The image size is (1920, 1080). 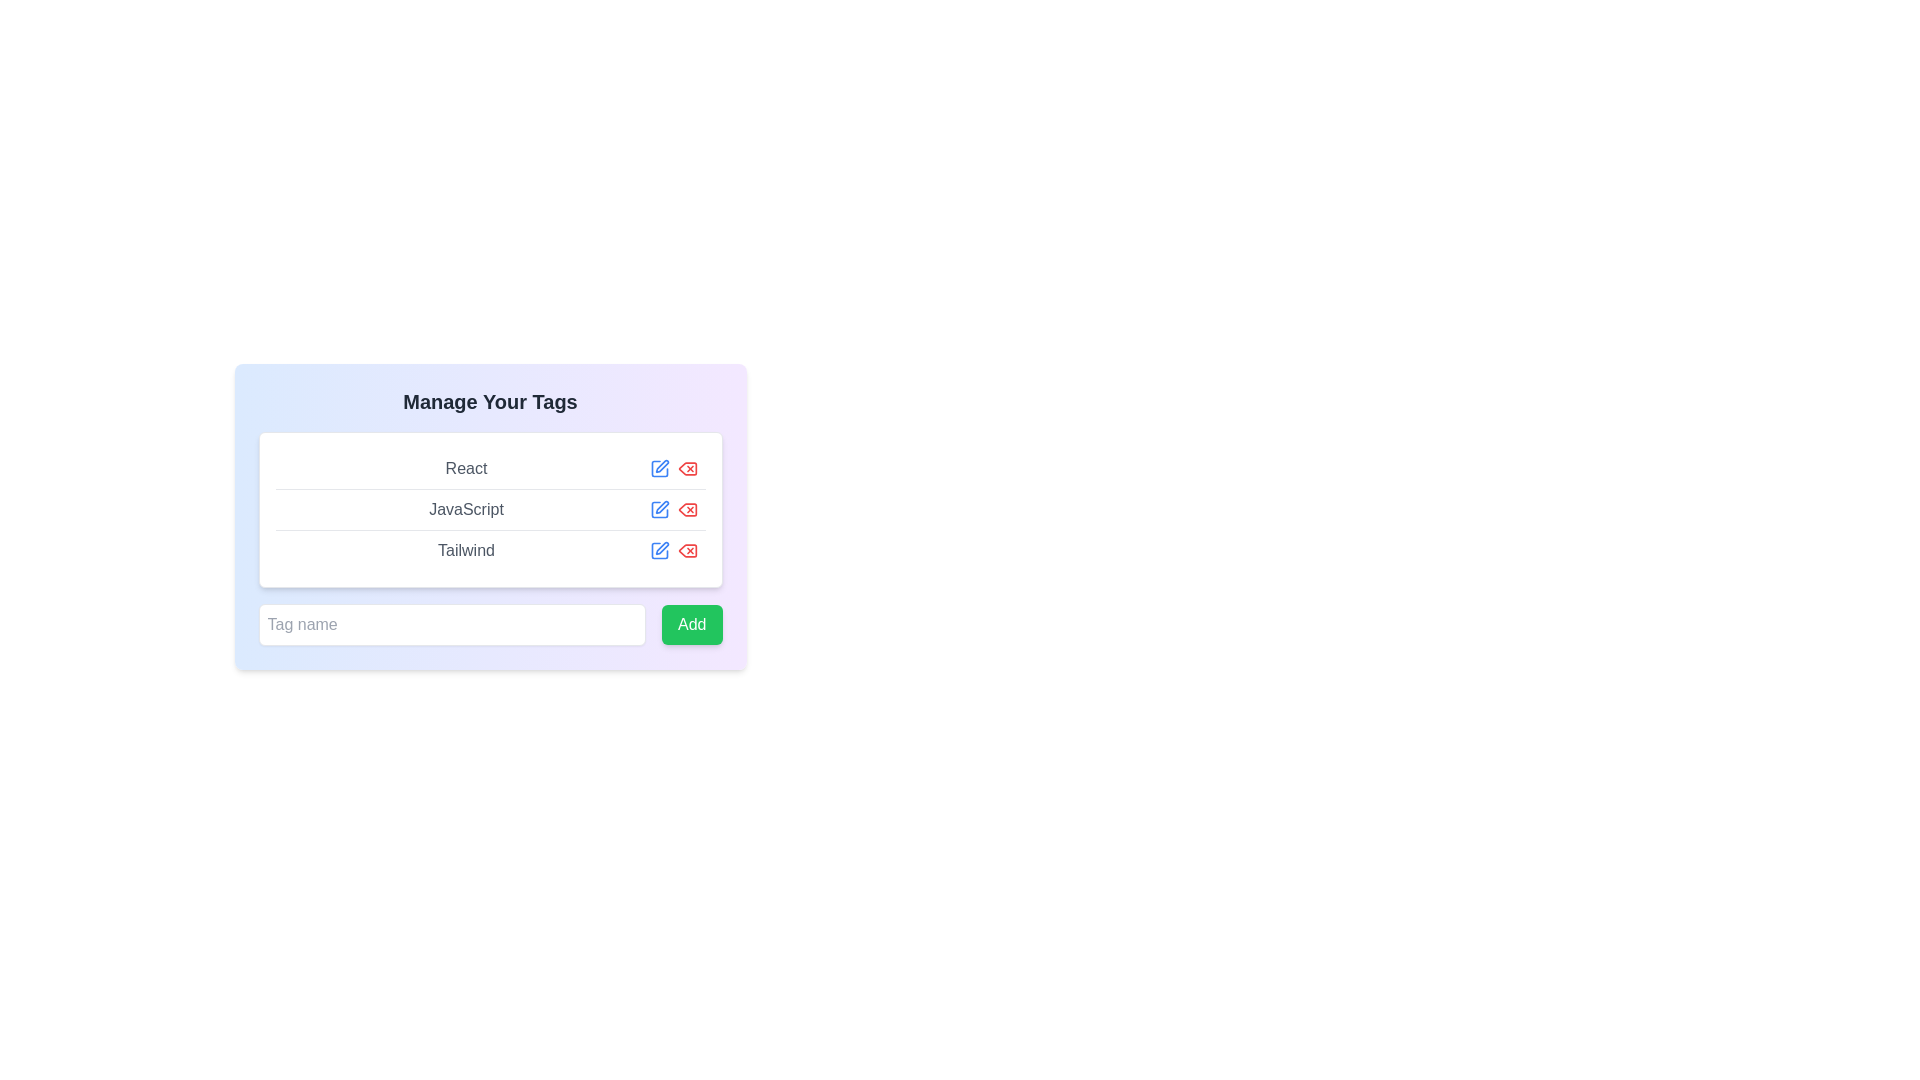 What do you see at coordinates (687, 551) in the screenshot?
I see `the delete action graphic for the 'Tailwind' tag, which is the third entry in the 'Manage Your Tags' section` at bounding box center [687, 551].